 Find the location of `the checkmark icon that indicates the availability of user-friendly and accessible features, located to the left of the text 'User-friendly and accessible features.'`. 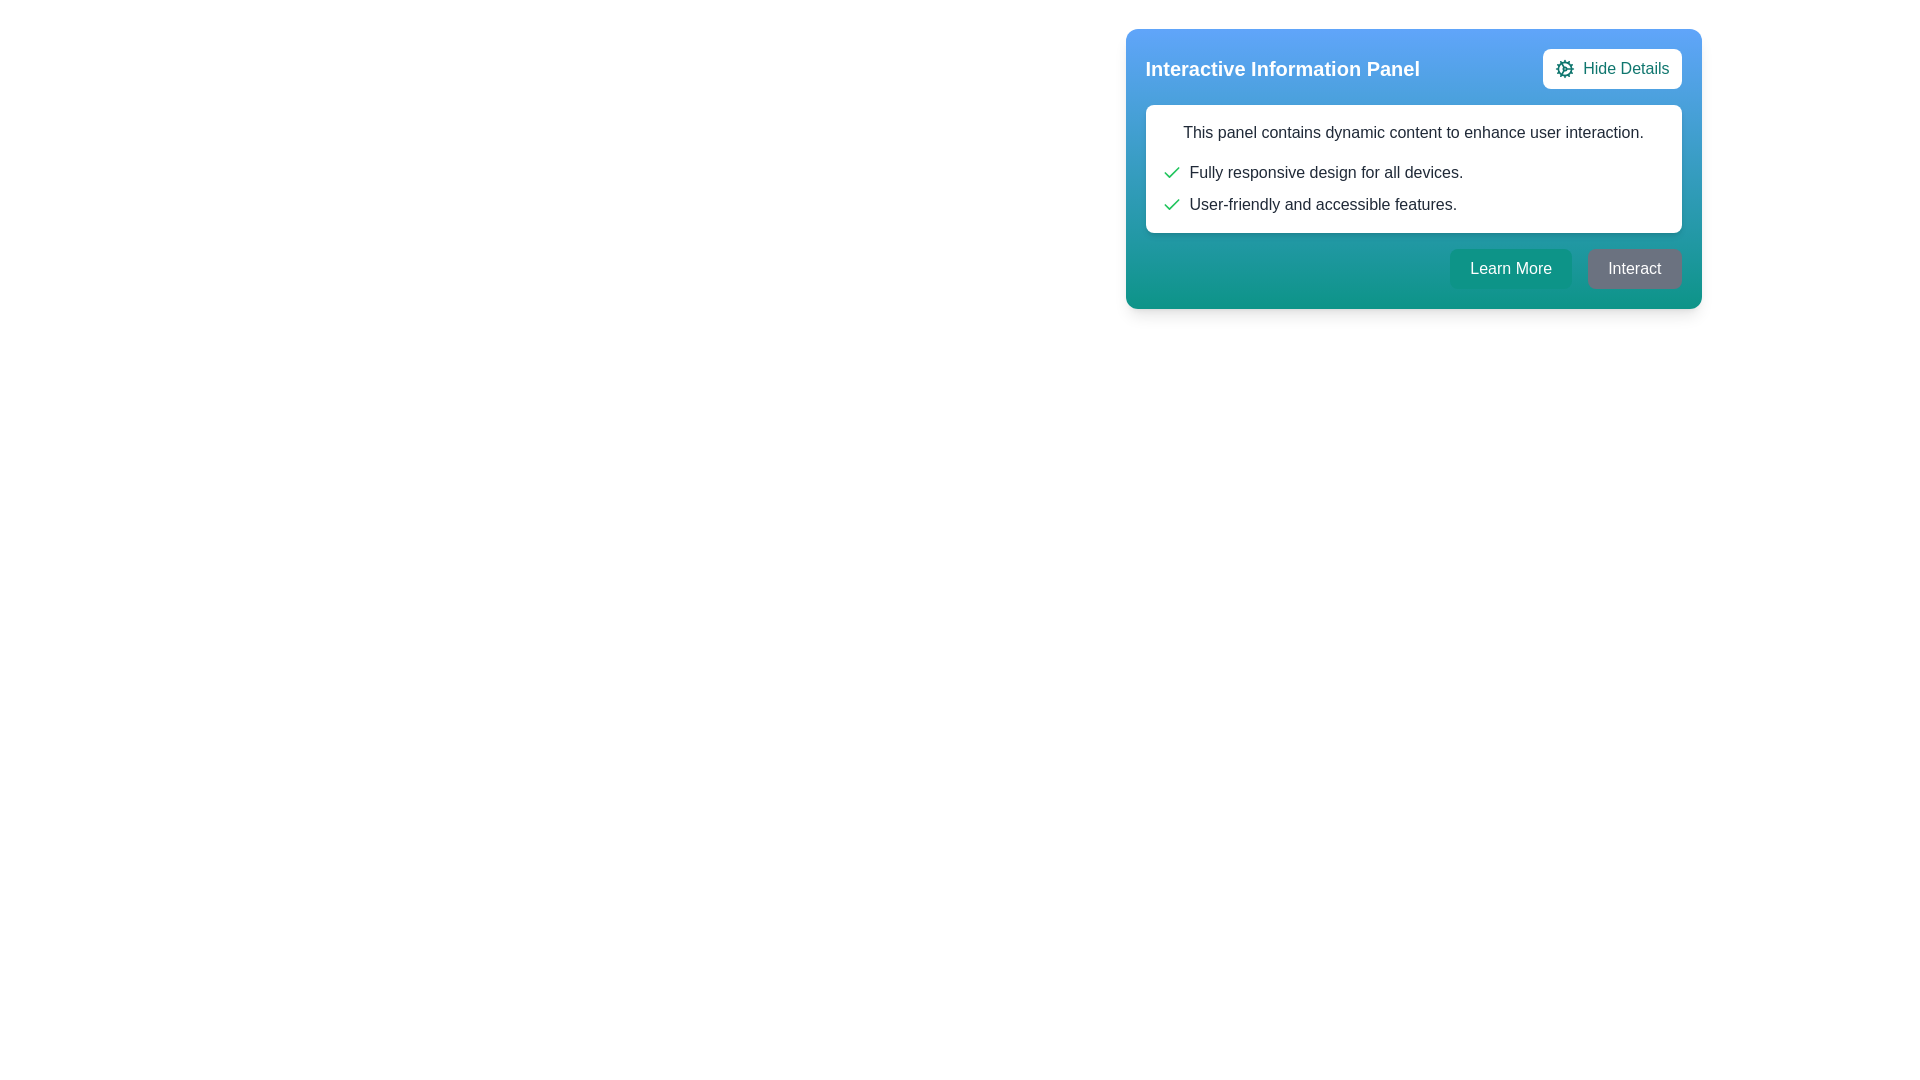

the checkmark icon that indicates the availability of user-friendly and accessible features, located to the left of the text 'User-friendly and accessible features.' is located at coordinates (1171, 204).